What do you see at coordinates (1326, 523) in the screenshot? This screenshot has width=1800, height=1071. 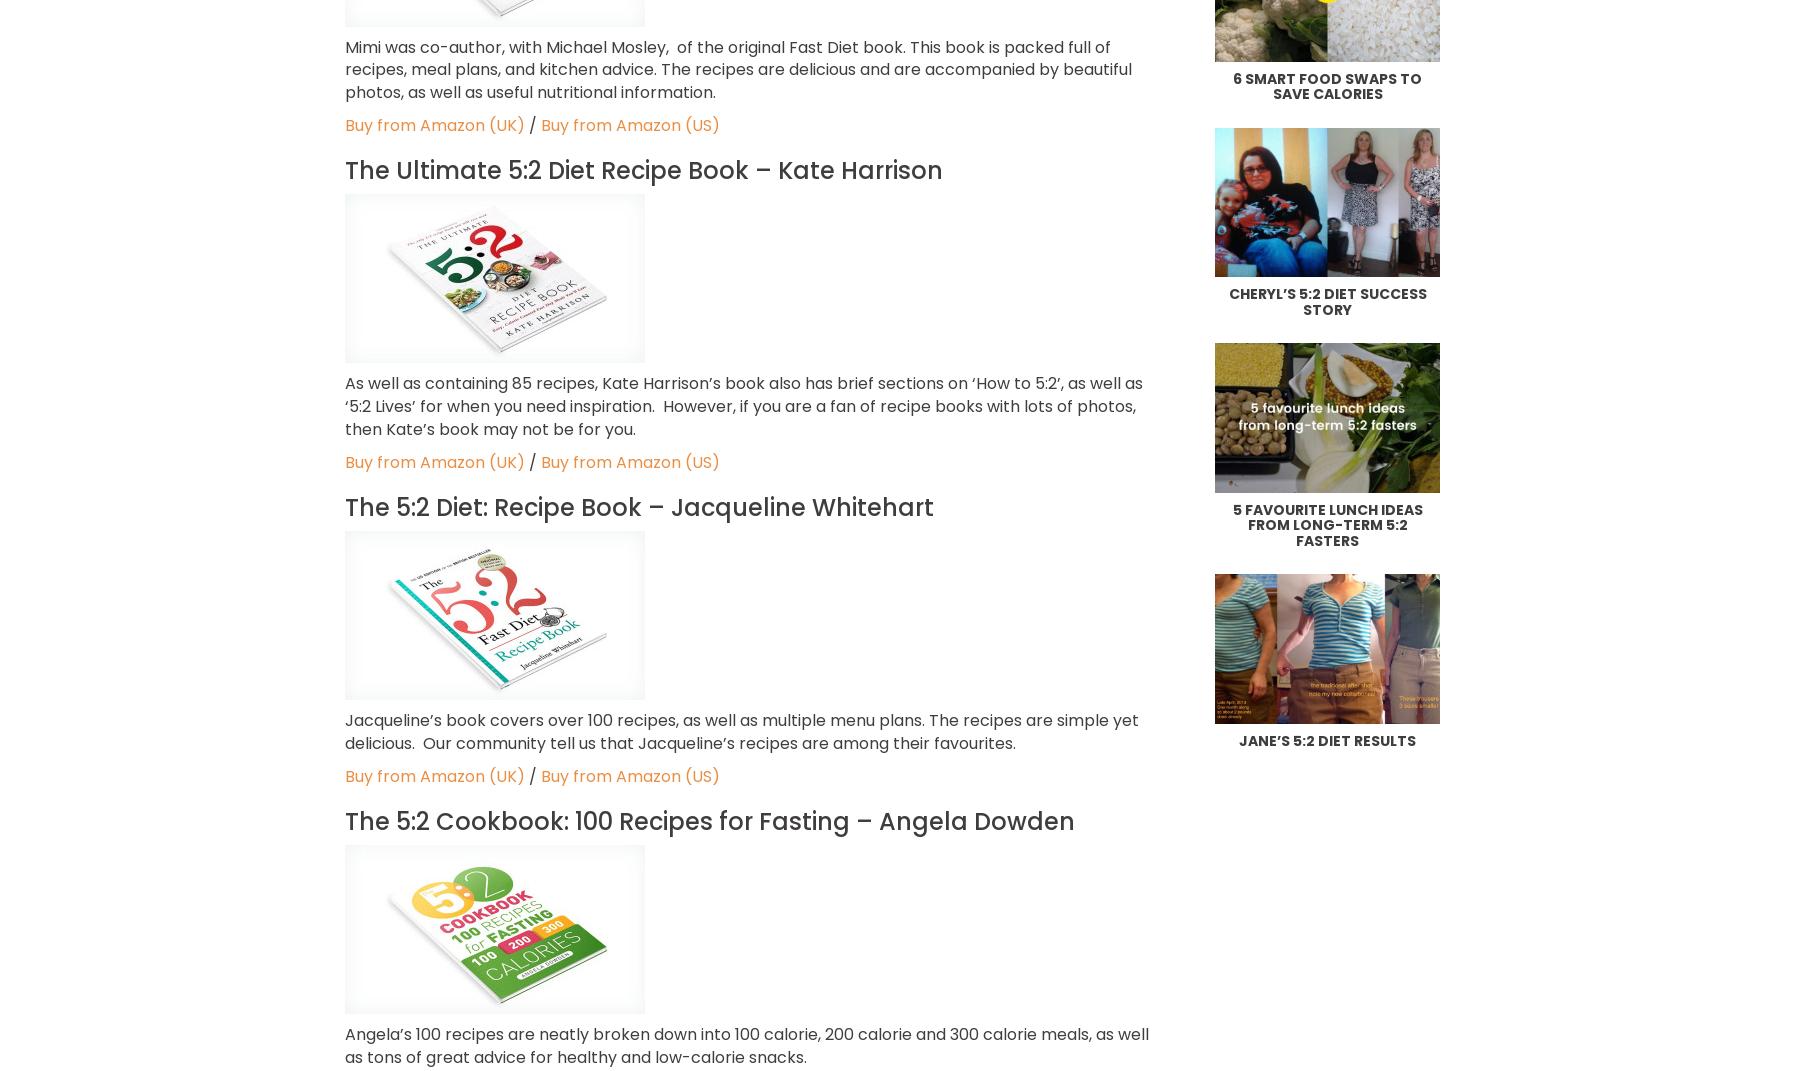 I see `'5 favourite lunch ideas from long-term 5:2 fasters'` at bounding box center [1326, 523].